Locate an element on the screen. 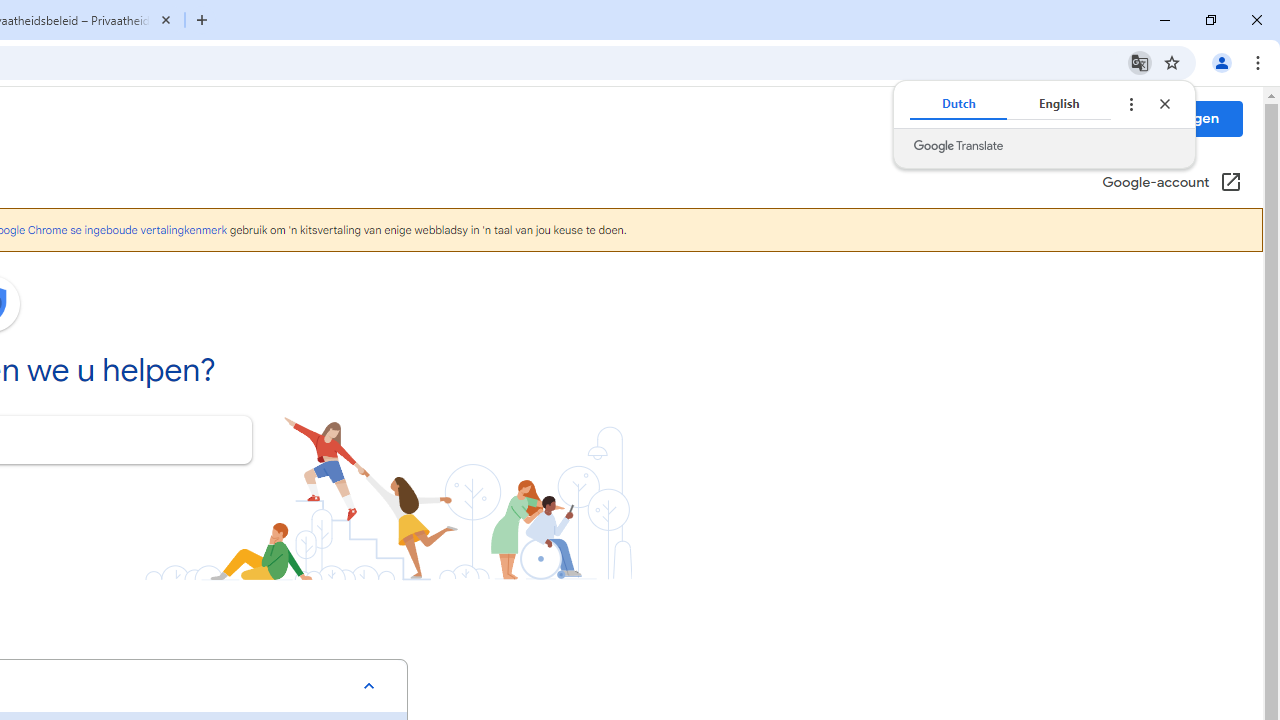  'Translate this page' is located at coordinates (1139, 61).